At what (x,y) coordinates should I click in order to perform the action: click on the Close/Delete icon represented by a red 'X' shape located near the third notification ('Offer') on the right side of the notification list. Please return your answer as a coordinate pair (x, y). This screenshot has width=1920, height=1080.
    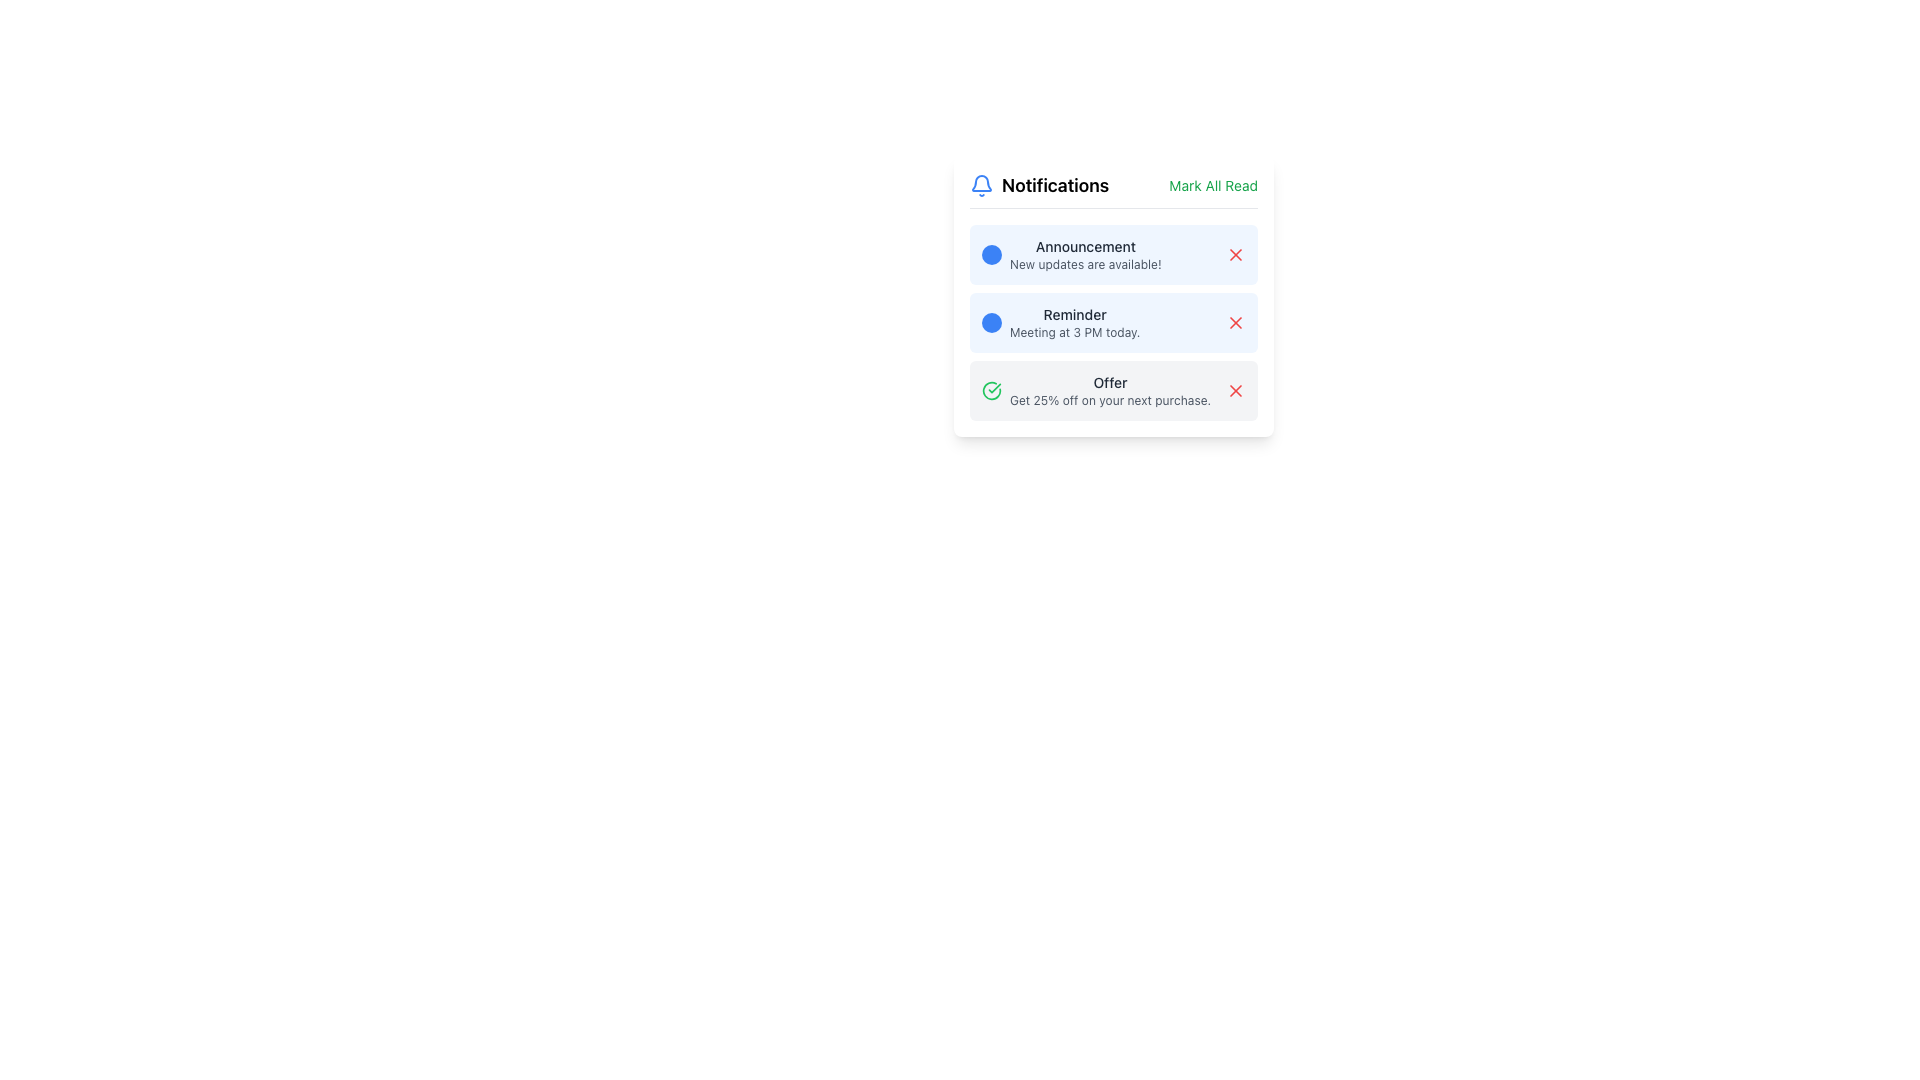
    Looking at the image, I should click on (1235, 390).